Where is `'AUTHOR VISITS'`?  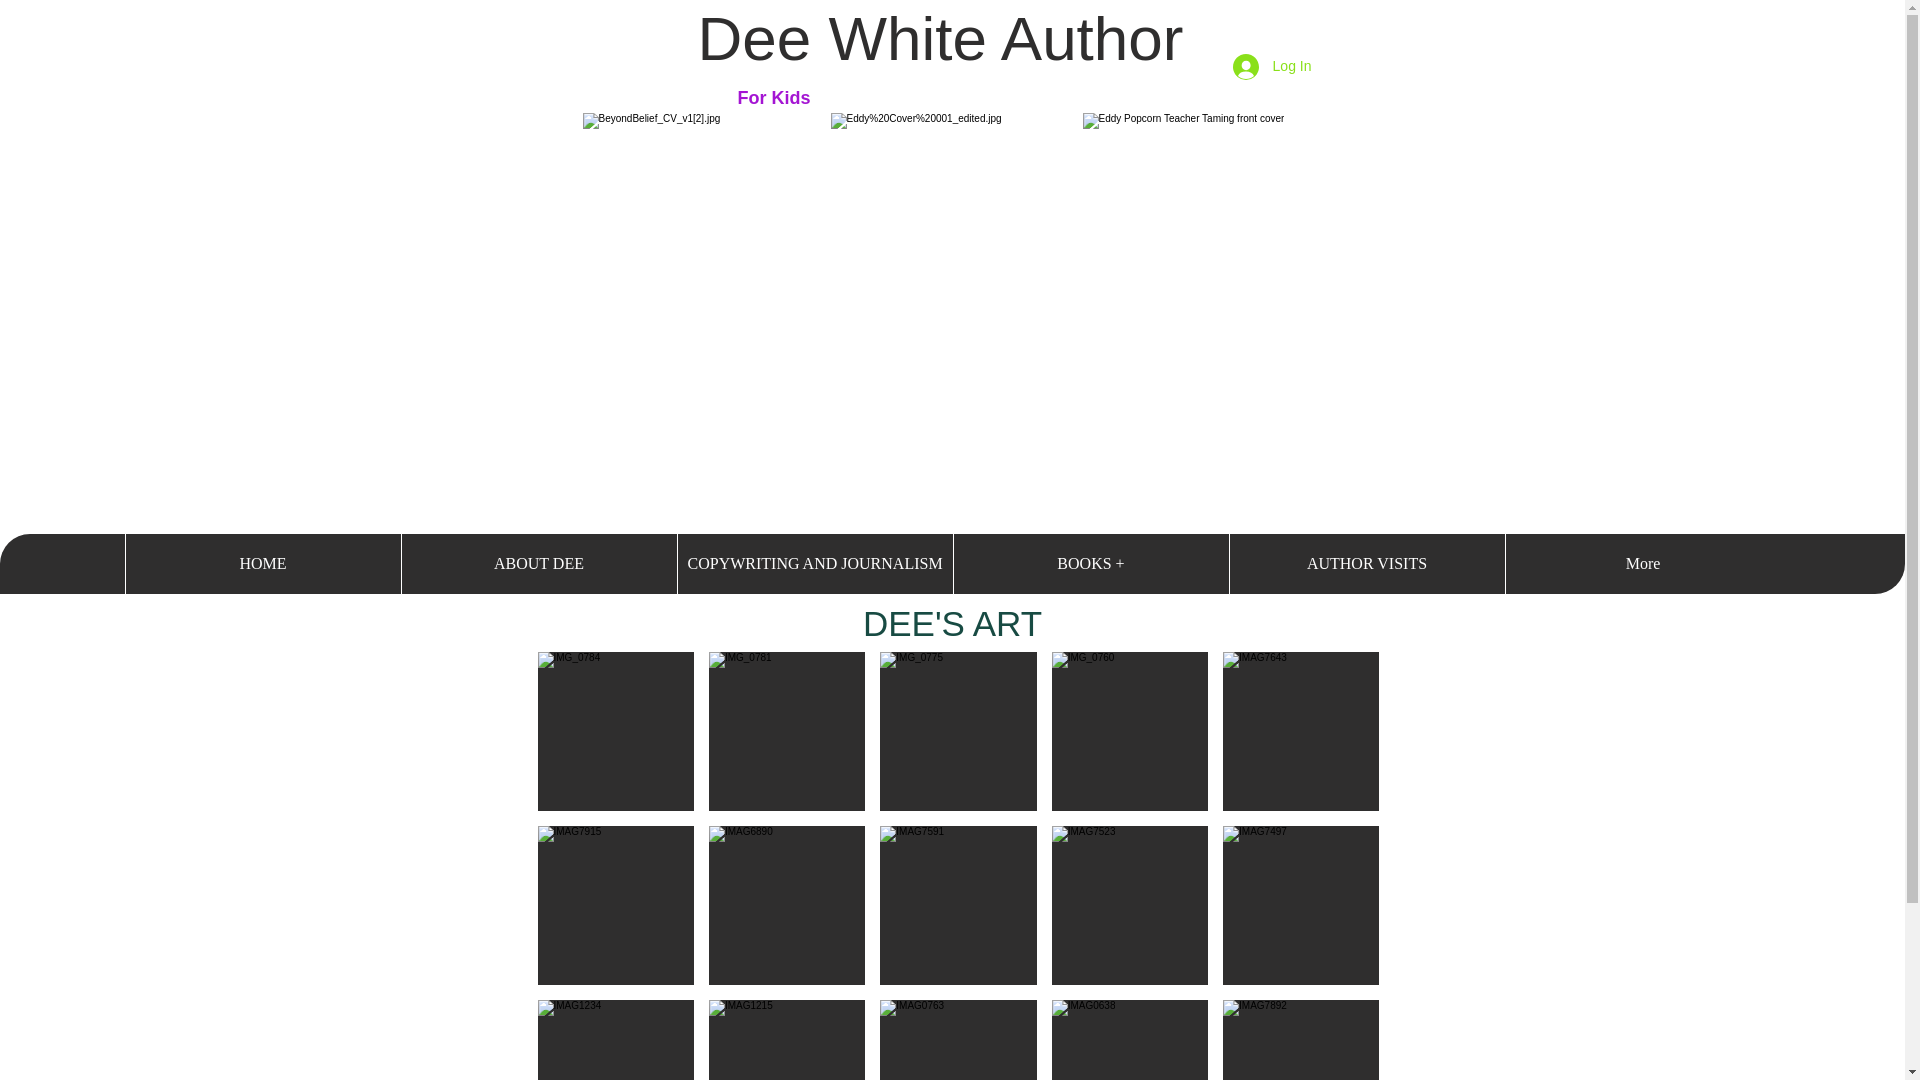
'AUTHOR VISITS' is located at coordinates (1365, 563).